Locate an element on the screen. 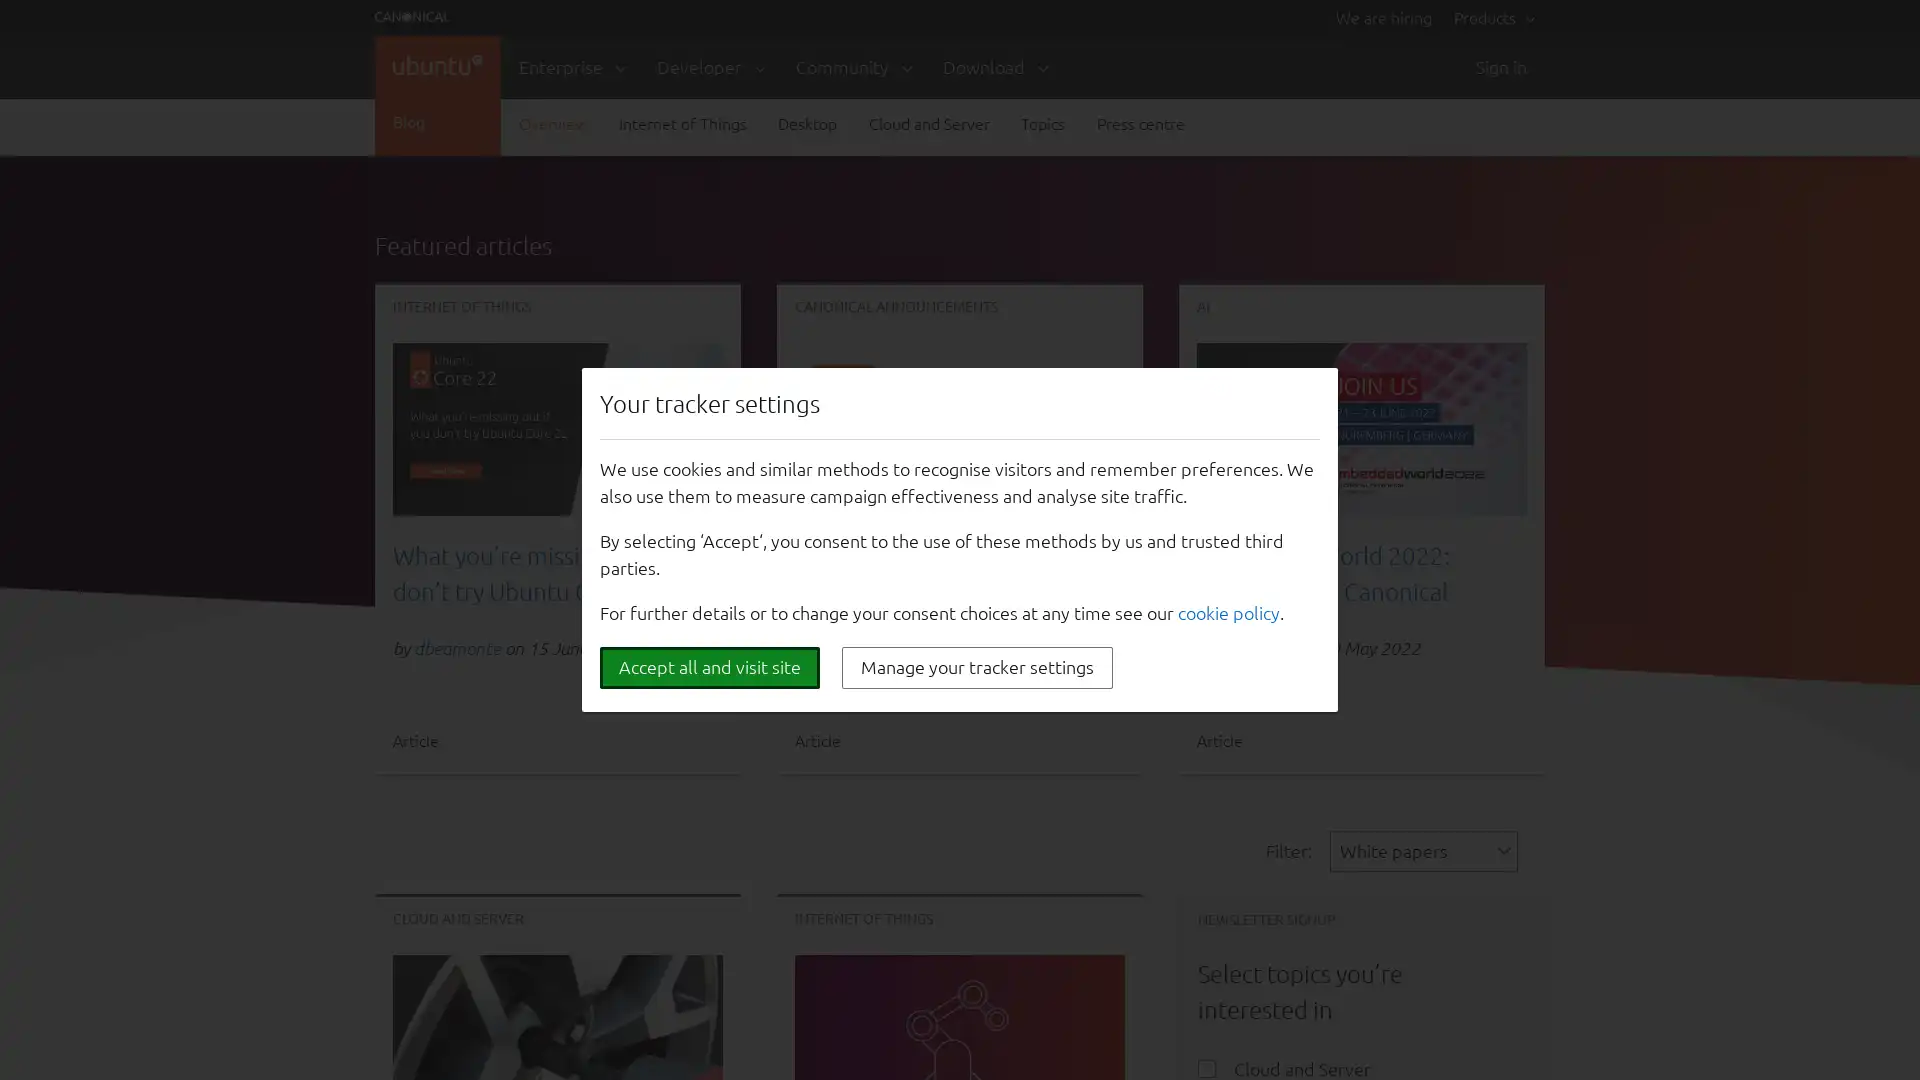 This screenshot has width=1920, height=1080. Accept all and visit site is located at coordinates (710, 667).